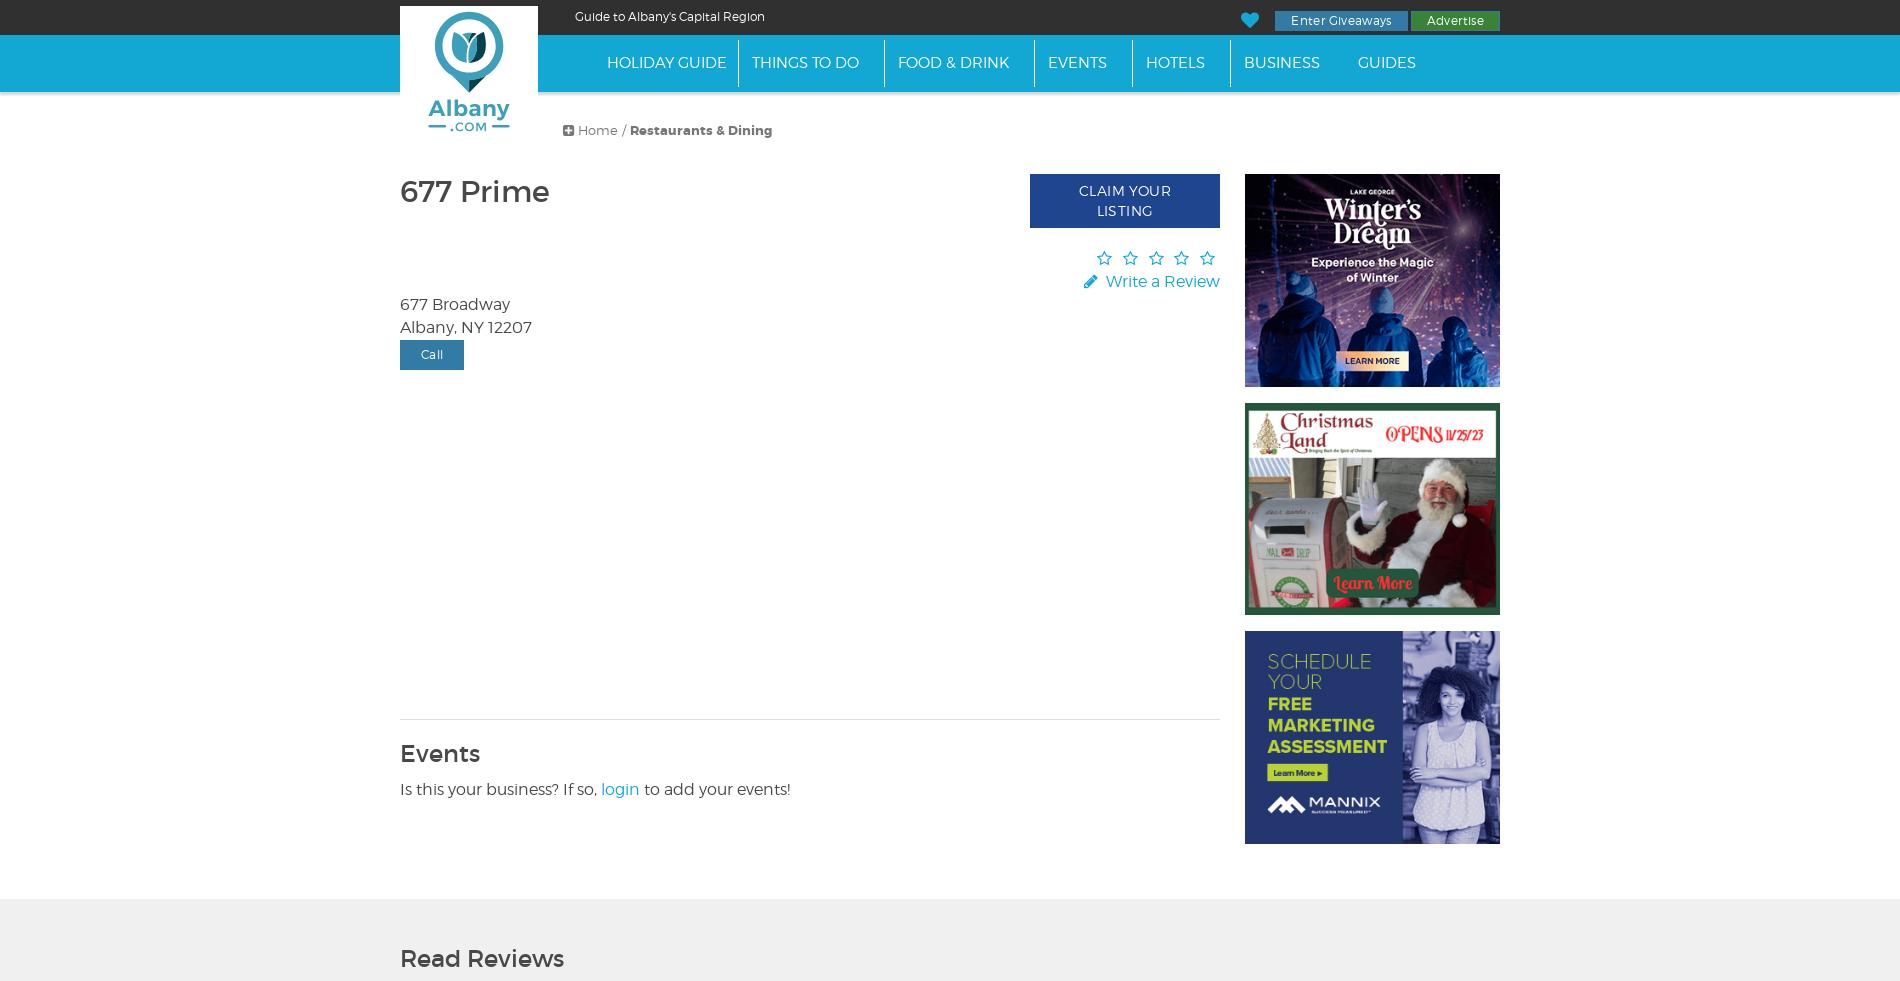  I want to click on 'Check Out These Top 5 Events in the Capital Region This Weekend', so click(1188, 34).